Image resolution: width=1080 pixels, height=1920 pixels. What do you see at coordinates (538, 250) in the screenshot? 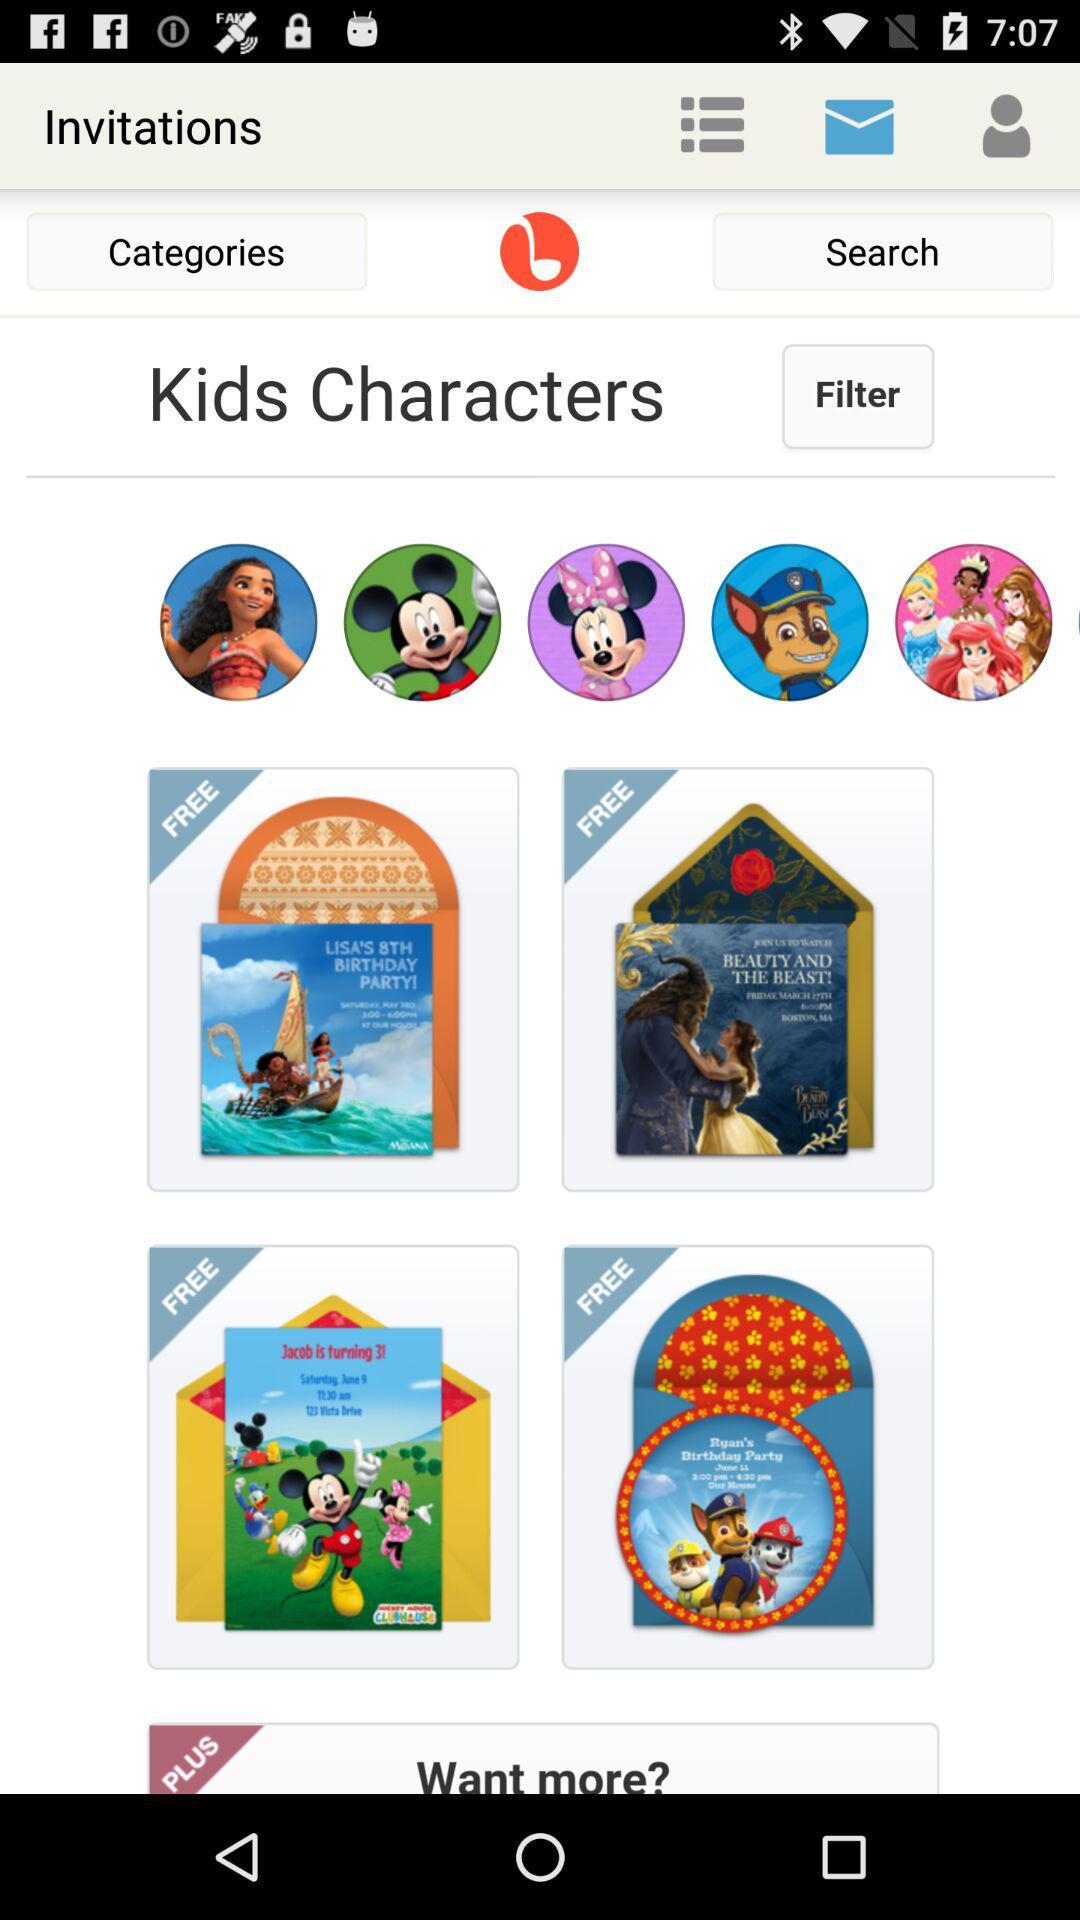
I see `music` at bounding box center [538, 250].